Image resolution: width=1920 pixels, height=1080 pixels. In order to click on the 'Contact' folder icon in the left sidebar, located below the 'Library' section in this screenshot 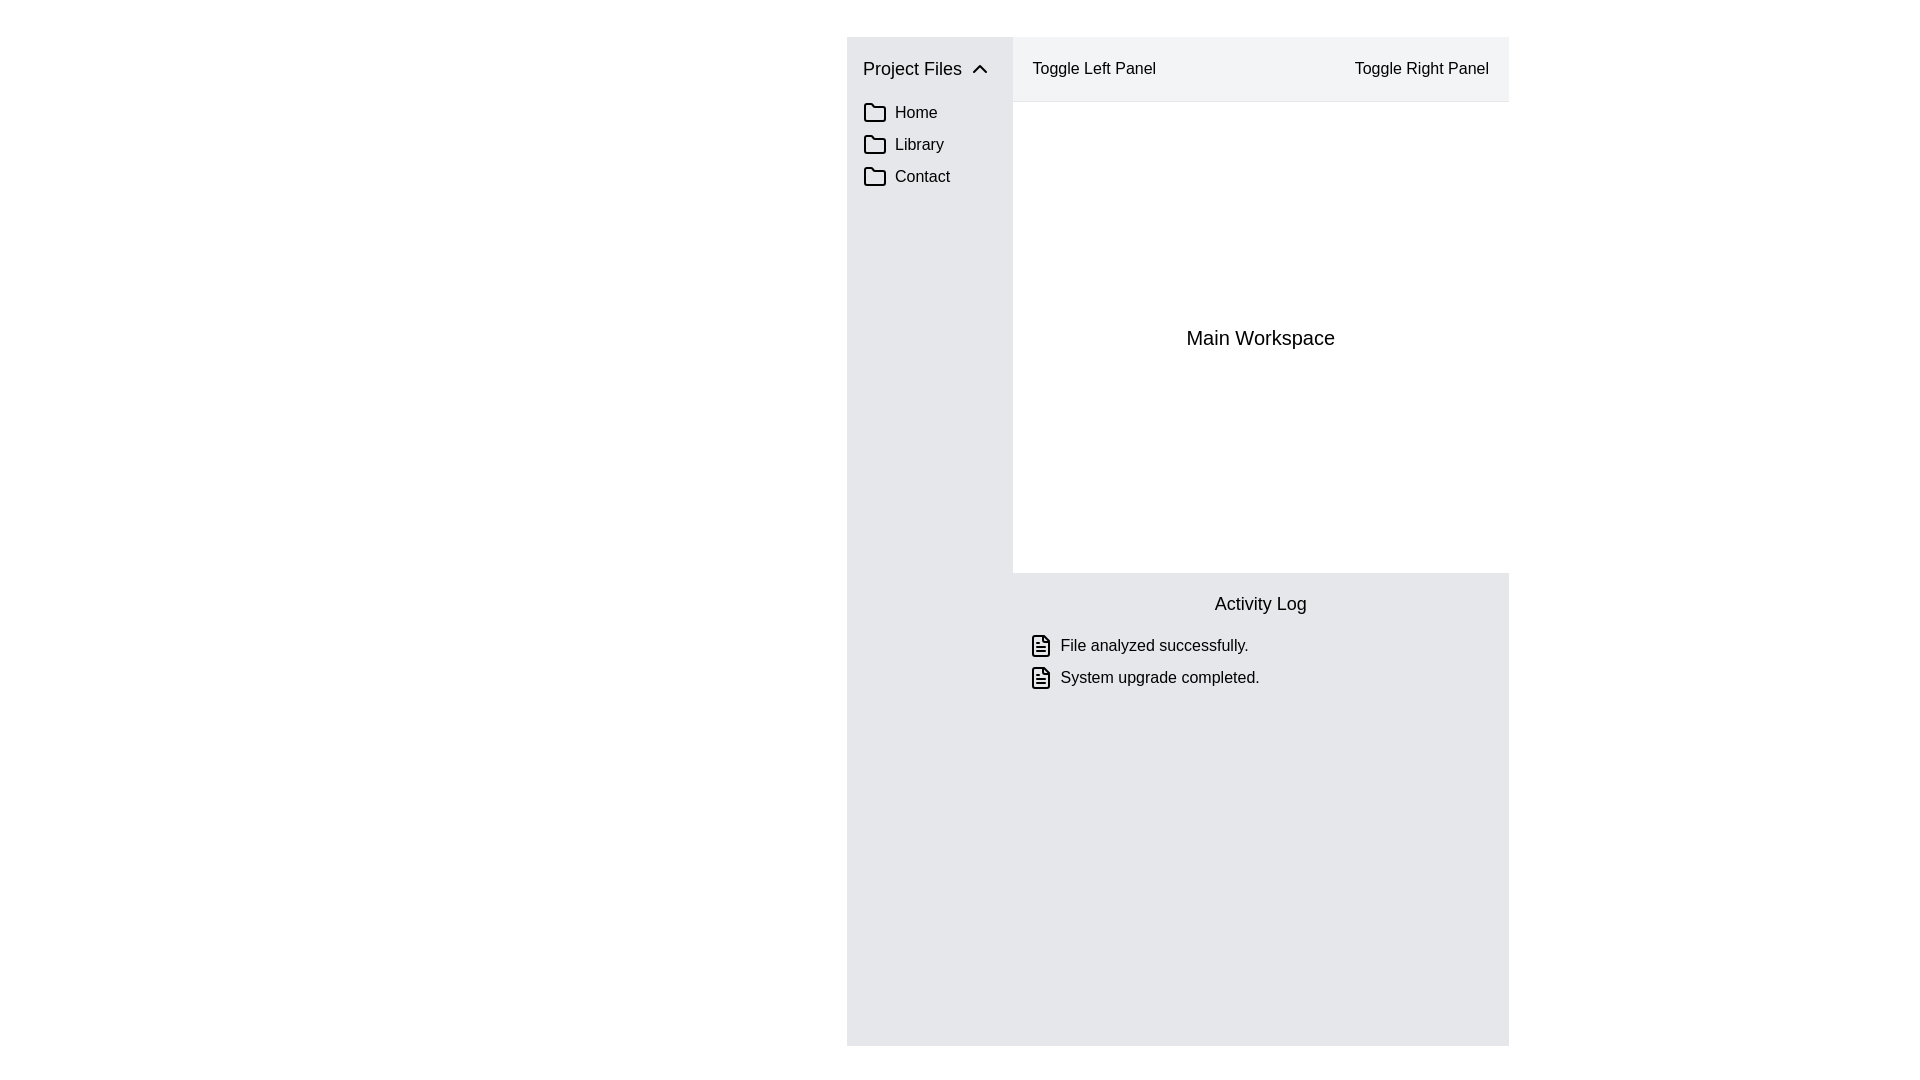, I will do `click(874, 176)`.